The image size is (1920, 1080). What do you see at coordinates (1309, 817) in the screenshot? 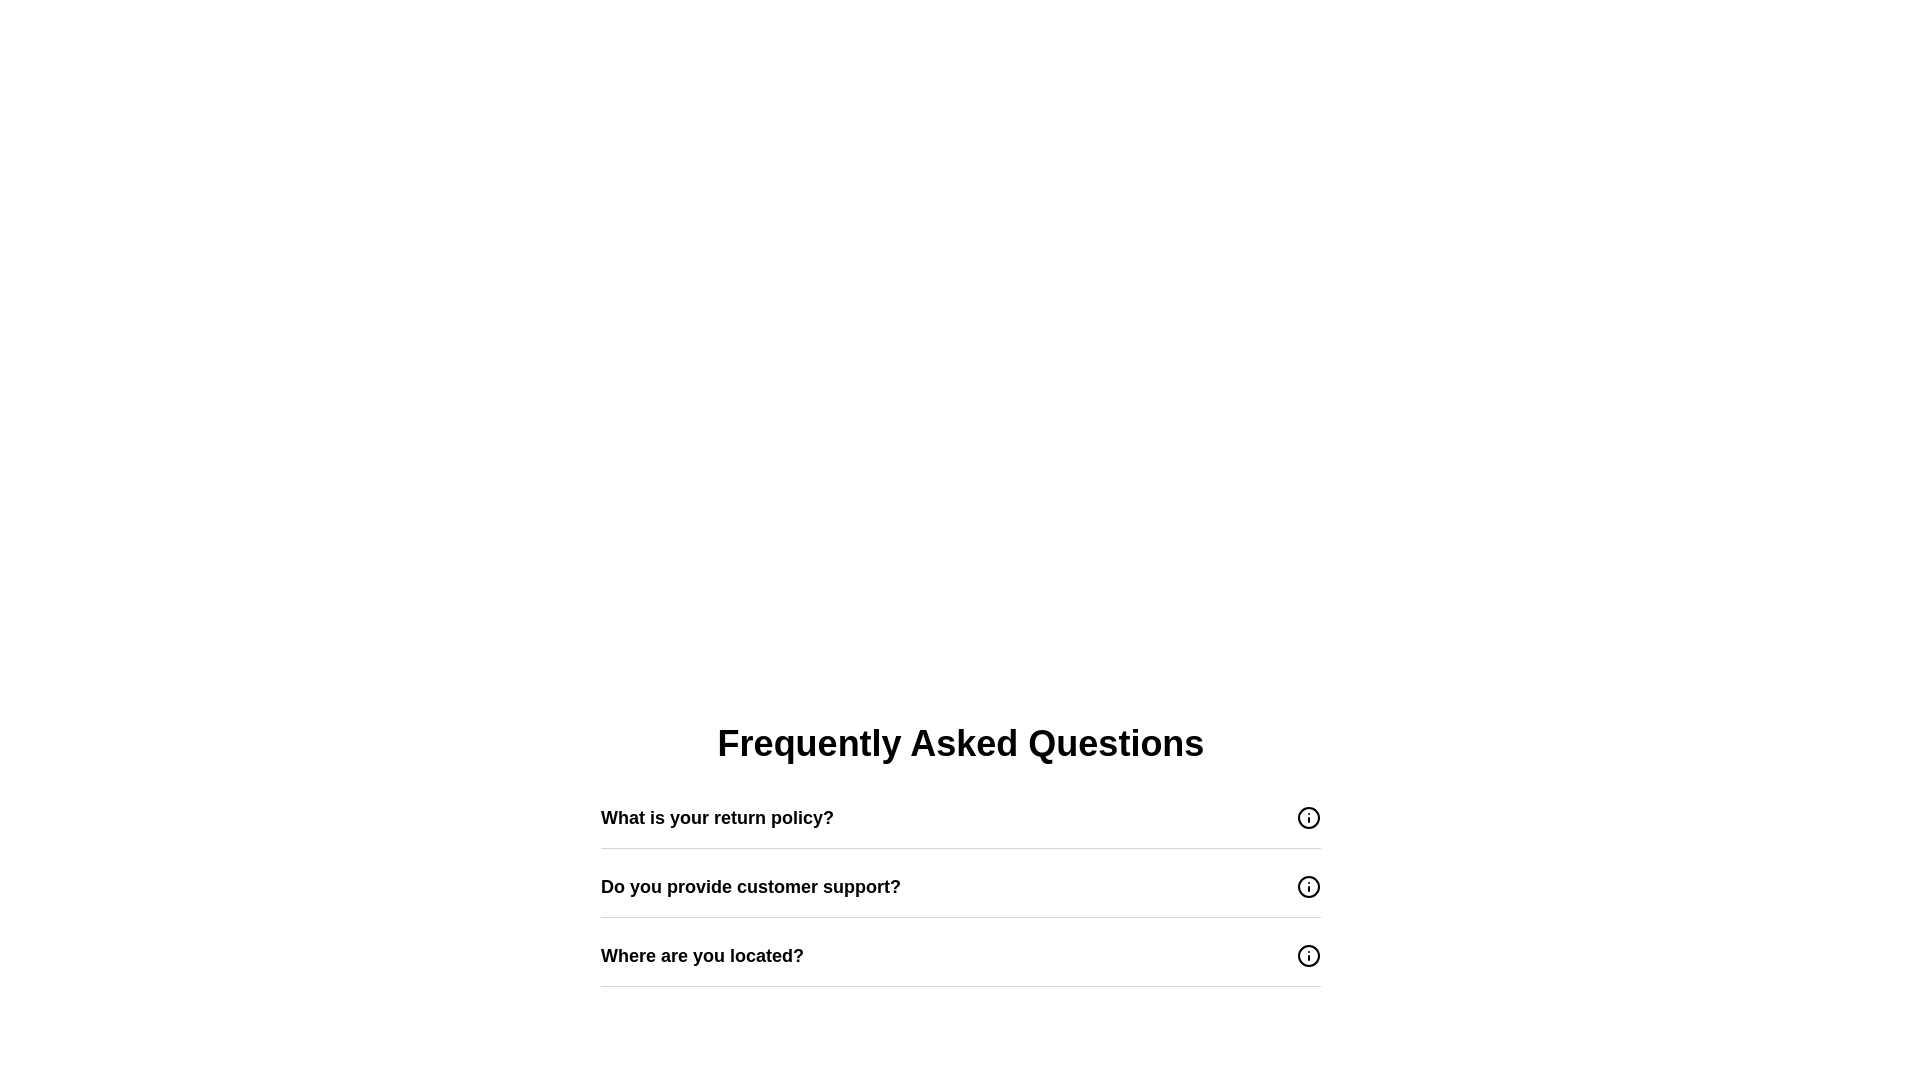
I see `the informational icon located on the far-right side of the question 'What is your return policy?' in the 'Frequently Asked Questions' section` at bounding box center [1309, 817].